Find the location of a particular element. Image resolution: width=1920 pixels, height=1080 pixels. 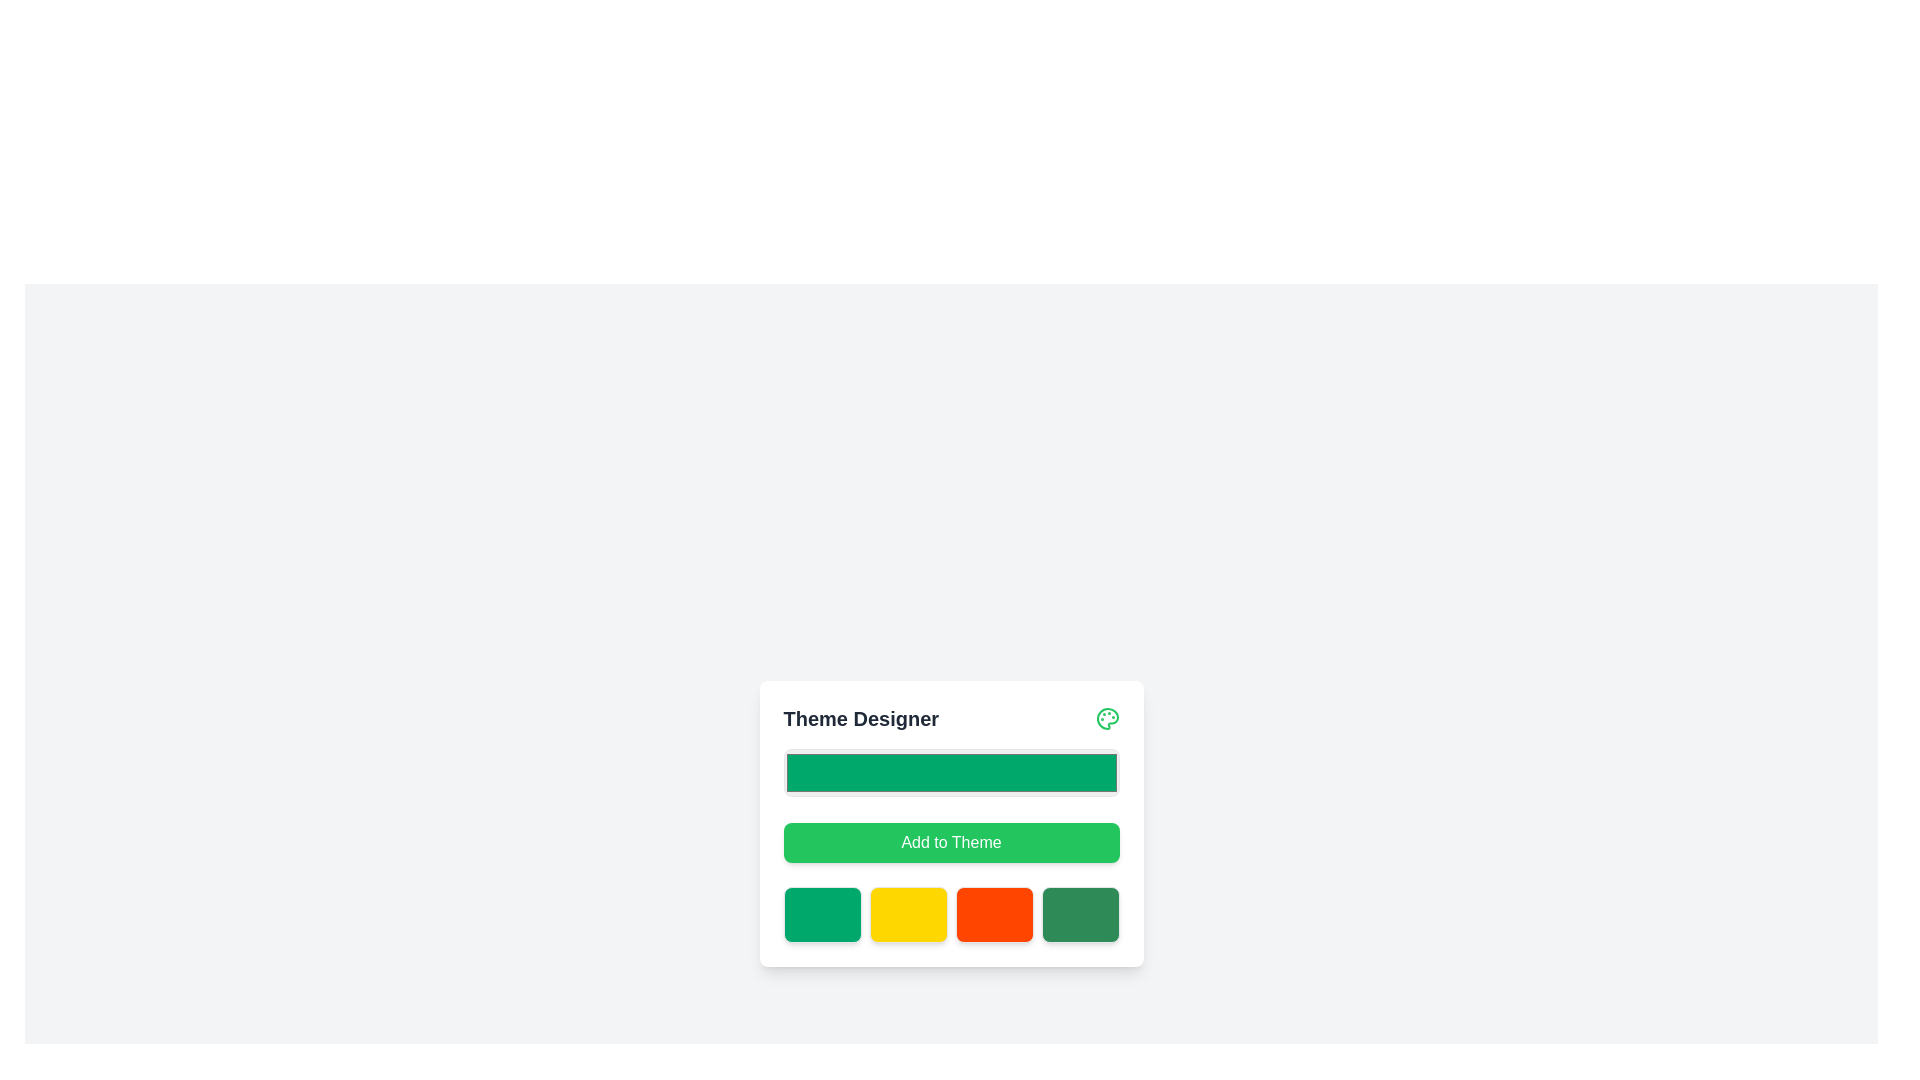

the bright yellow button with rounded corners located in the 'Theme Designer' section, positioned between a green button and an orange button is located at coordinates (907, 914).